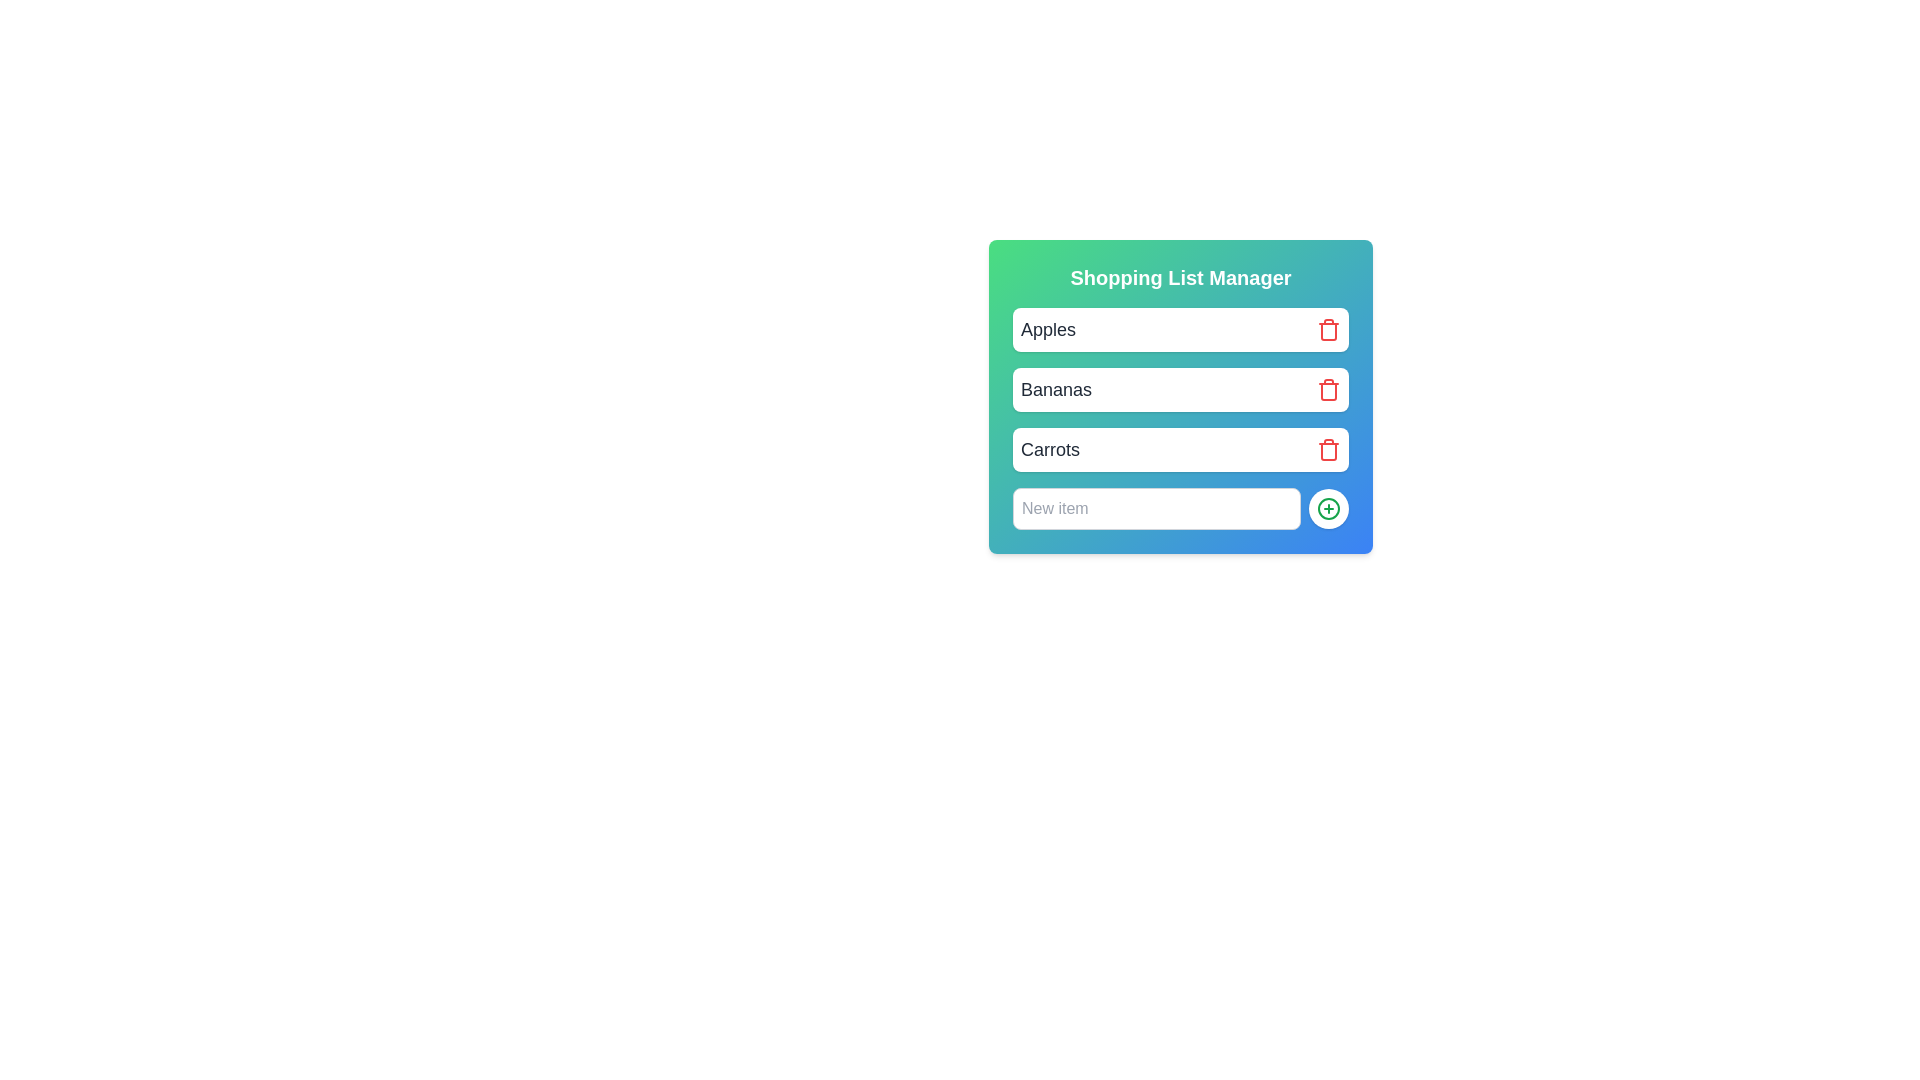 This screenshot has height=1080, width=1920. What do you see at coordinates (1156, 508) in the screenshot?
I see `the new item input field and clear its content` at bounding box center [1156, 508].